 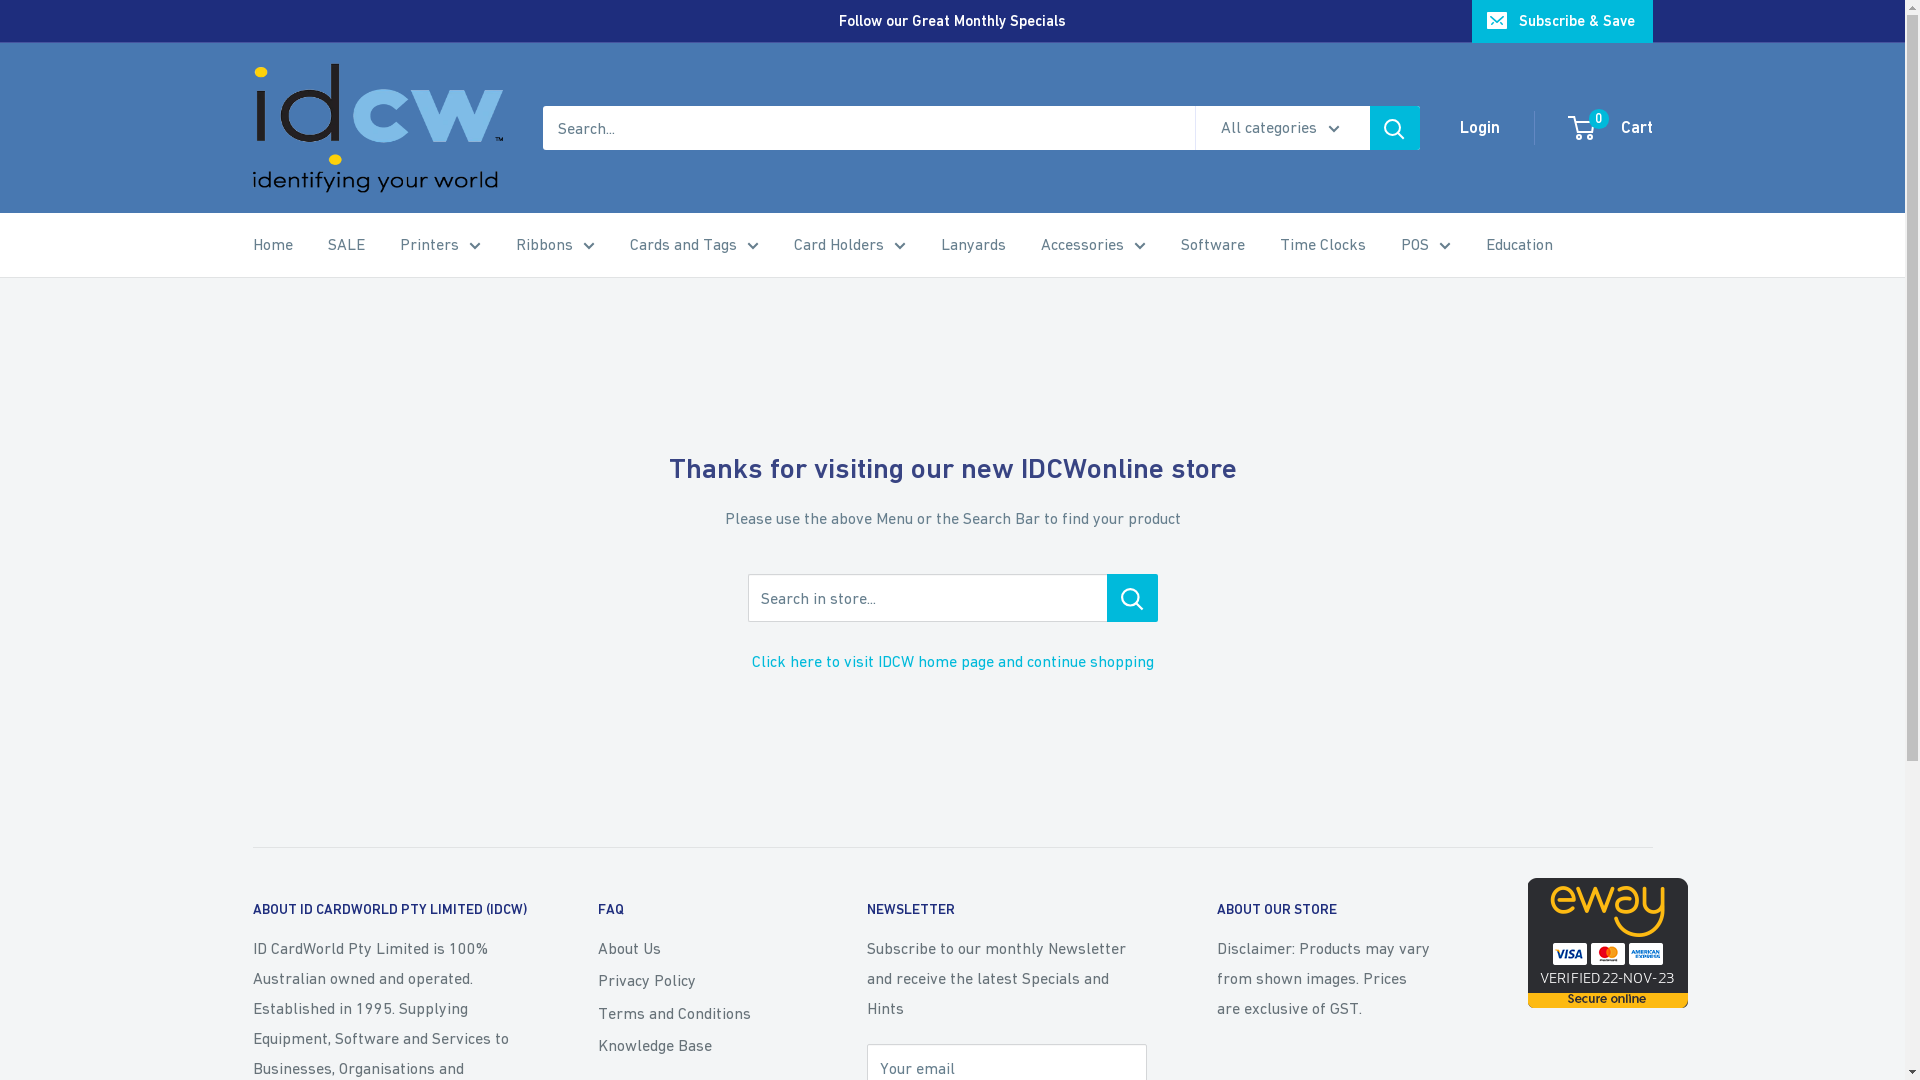 I want to click on 'SALE', so click(x=346, y=244).